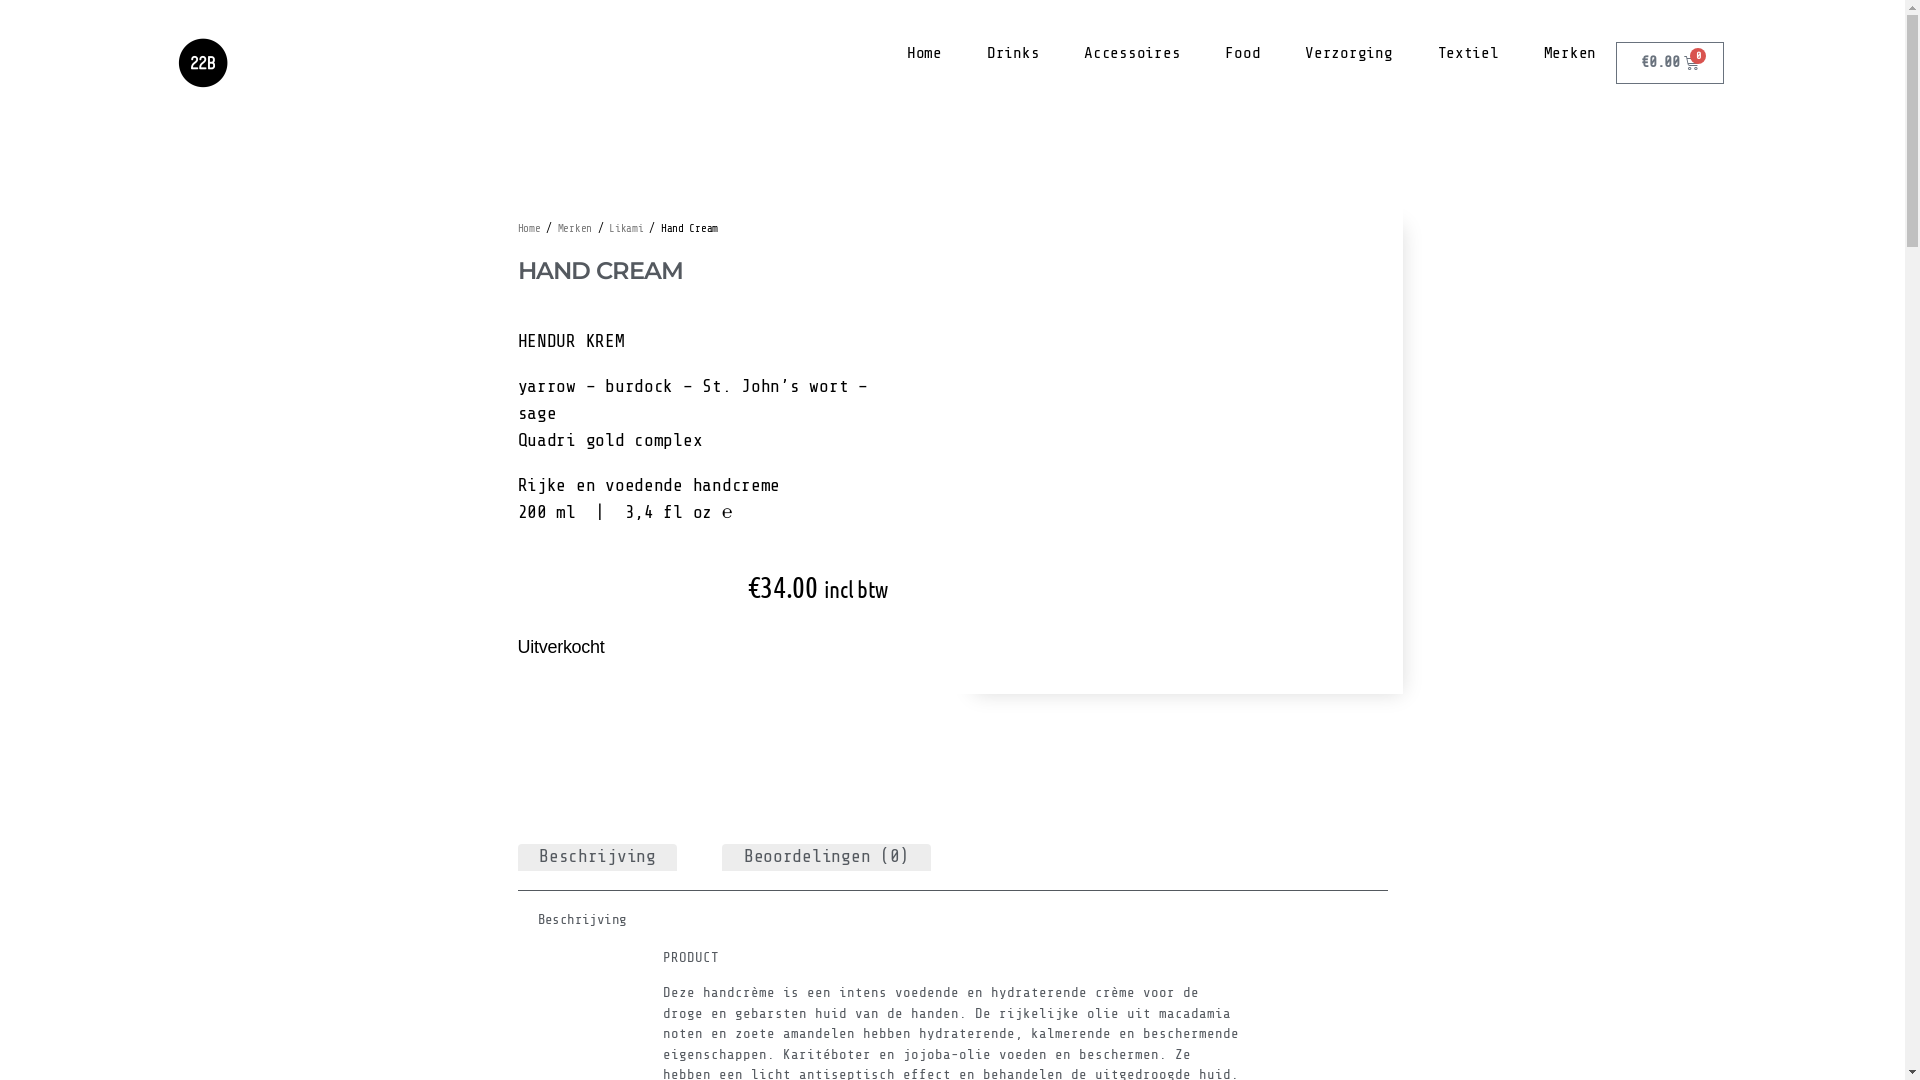 Image resolution: width=1920 pixels, height=1080 pixels. Describe the element at coordinates (574, 227) in the screenshot. I see `'Merken'` at that location.